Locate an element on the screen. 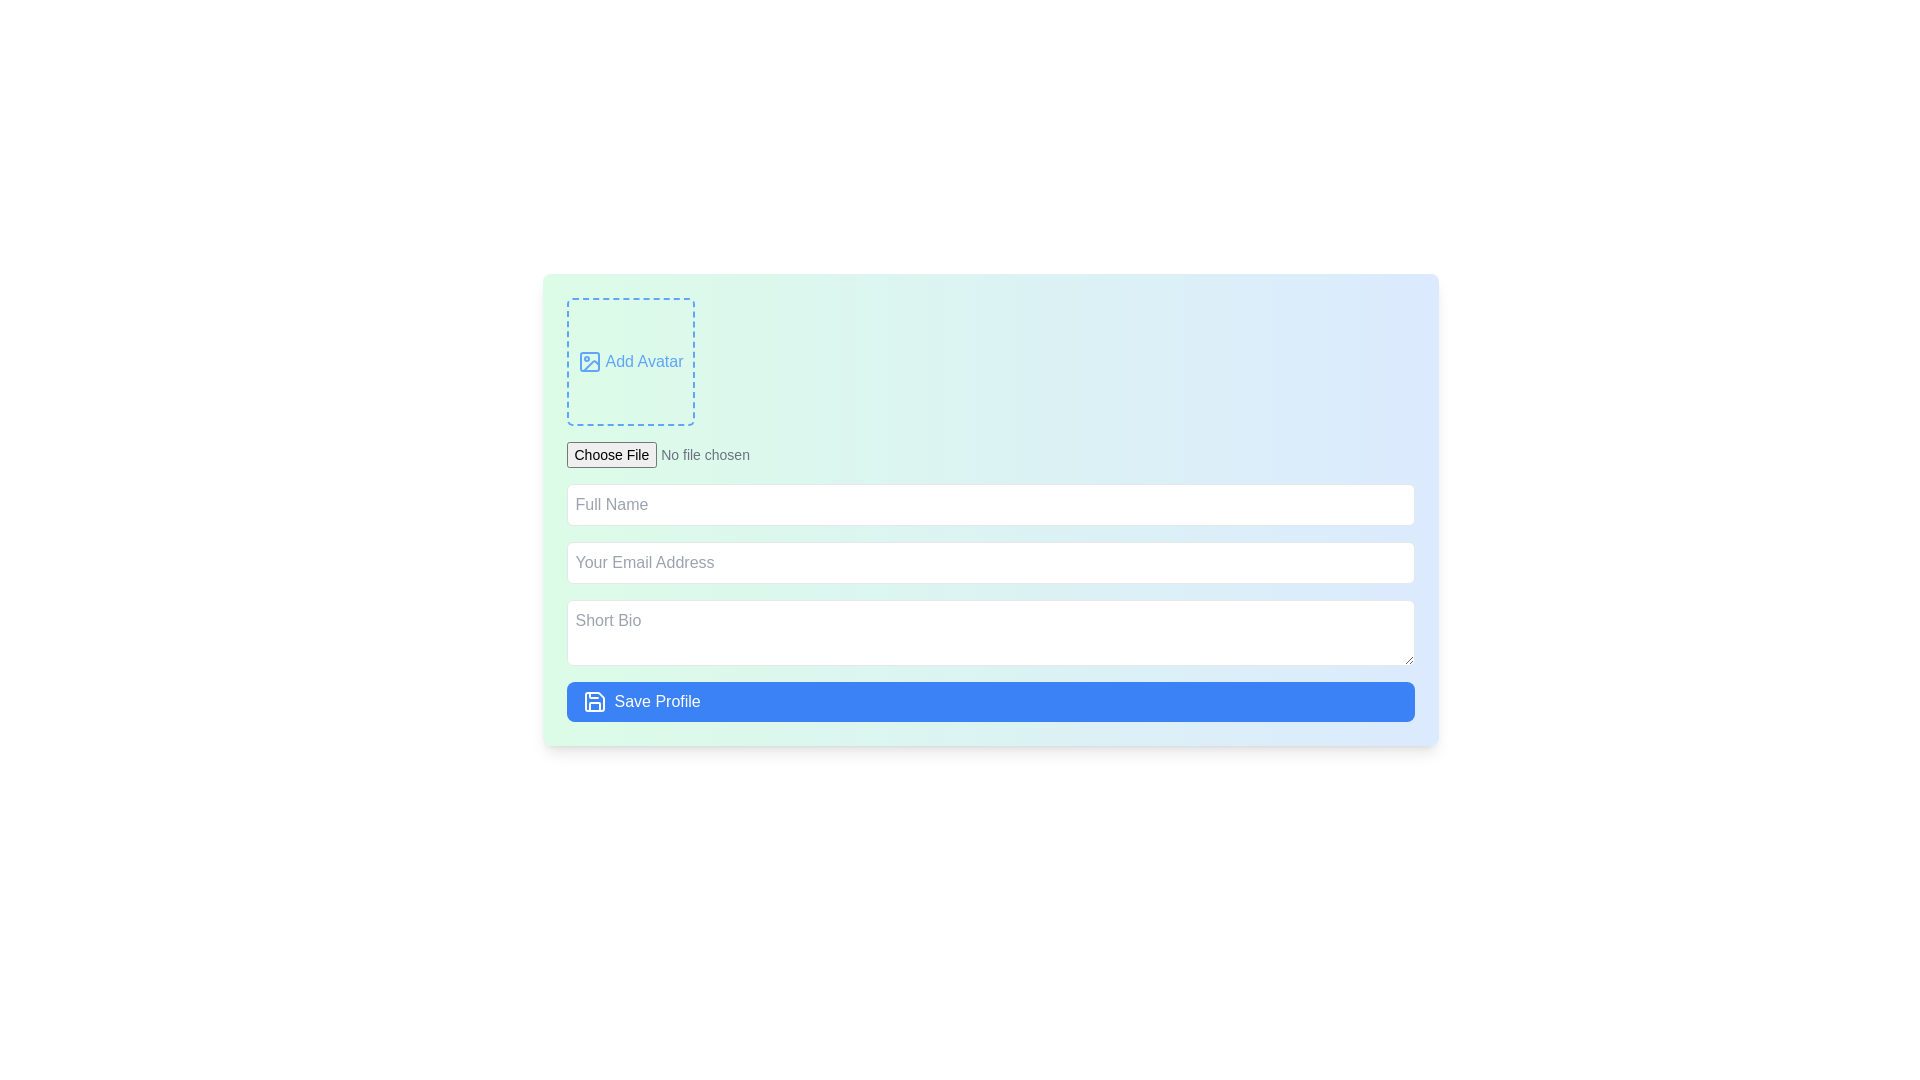  the email input field, which is the third field below the 'Add Avatar' section, positioned between the 'Full Name' field above and the 'Short Bio' field below is located at coordinates (990, 563).